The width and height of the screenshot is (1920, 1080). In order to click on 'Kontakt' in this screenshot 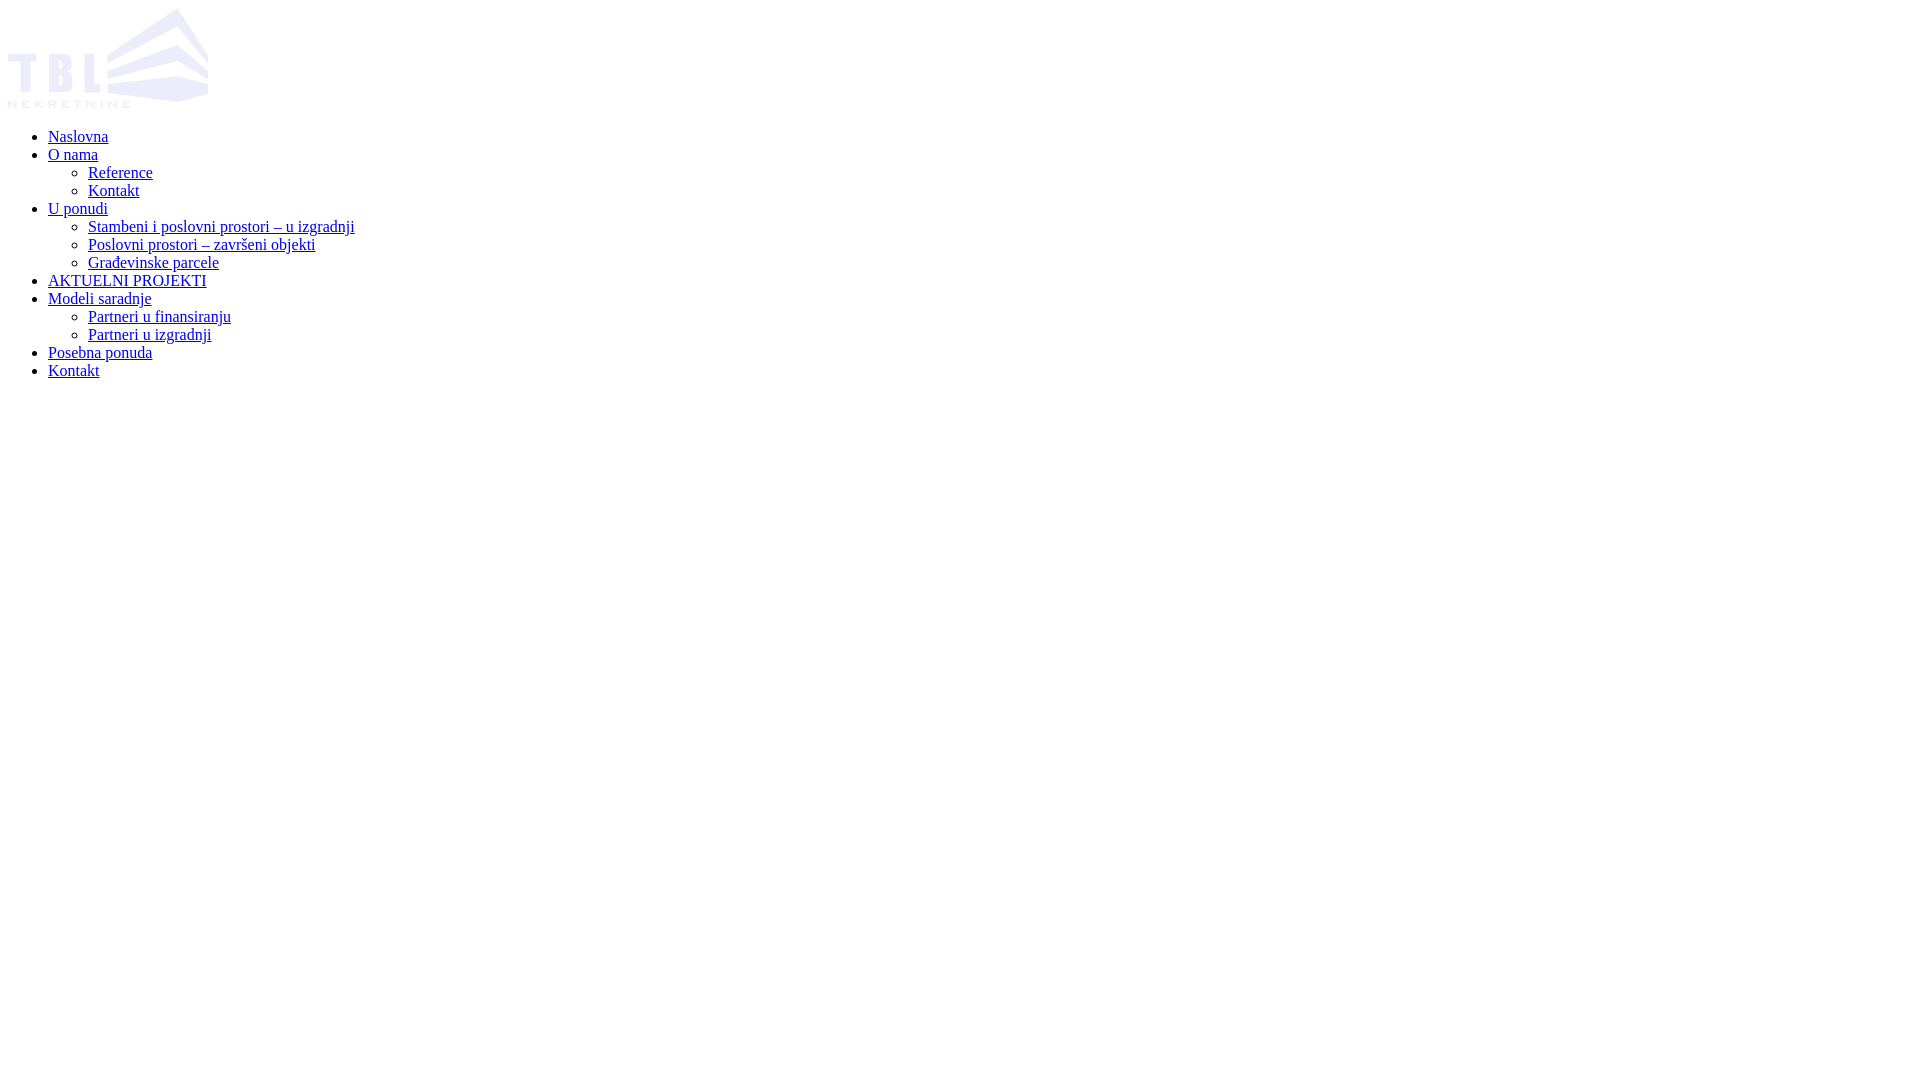, I will do `click(48, 370)`.